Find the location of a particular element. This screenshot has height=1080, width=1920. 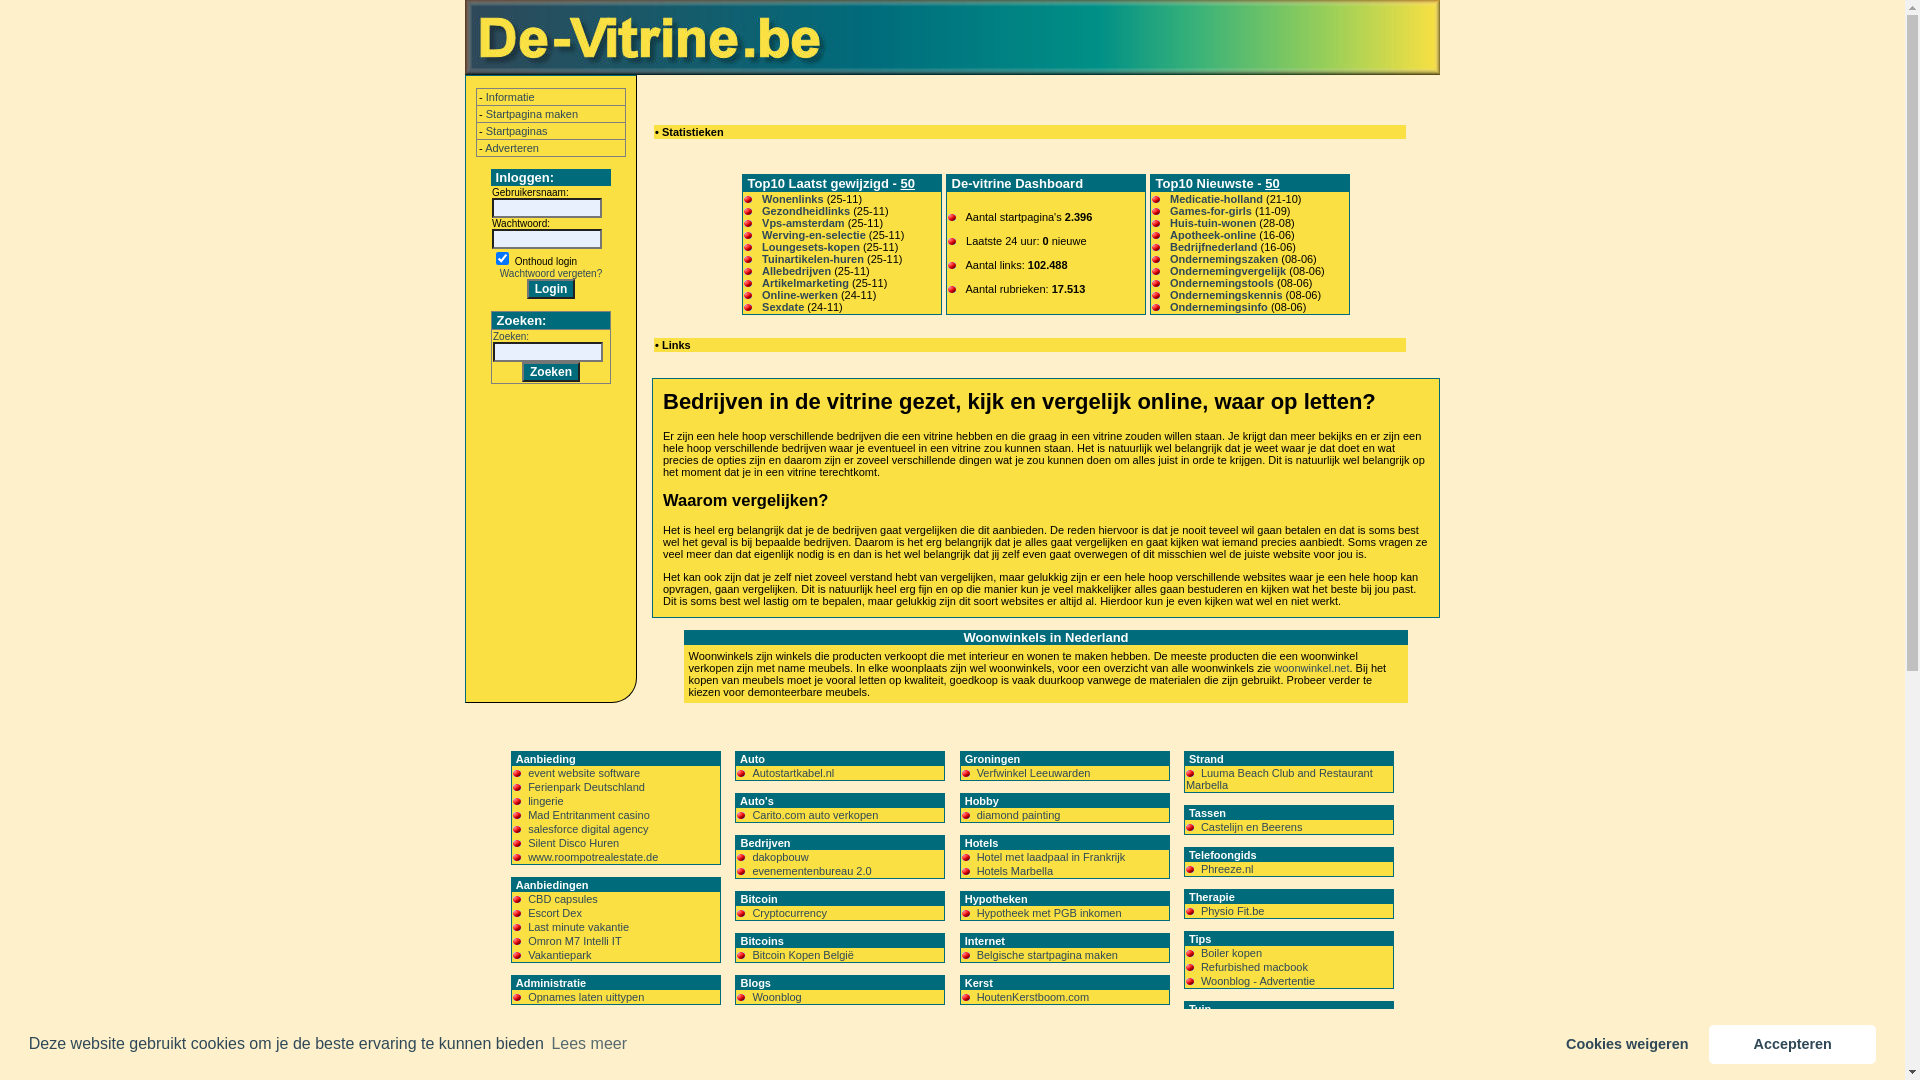

'Accepteren' is located at coordinates (1707, 1043).